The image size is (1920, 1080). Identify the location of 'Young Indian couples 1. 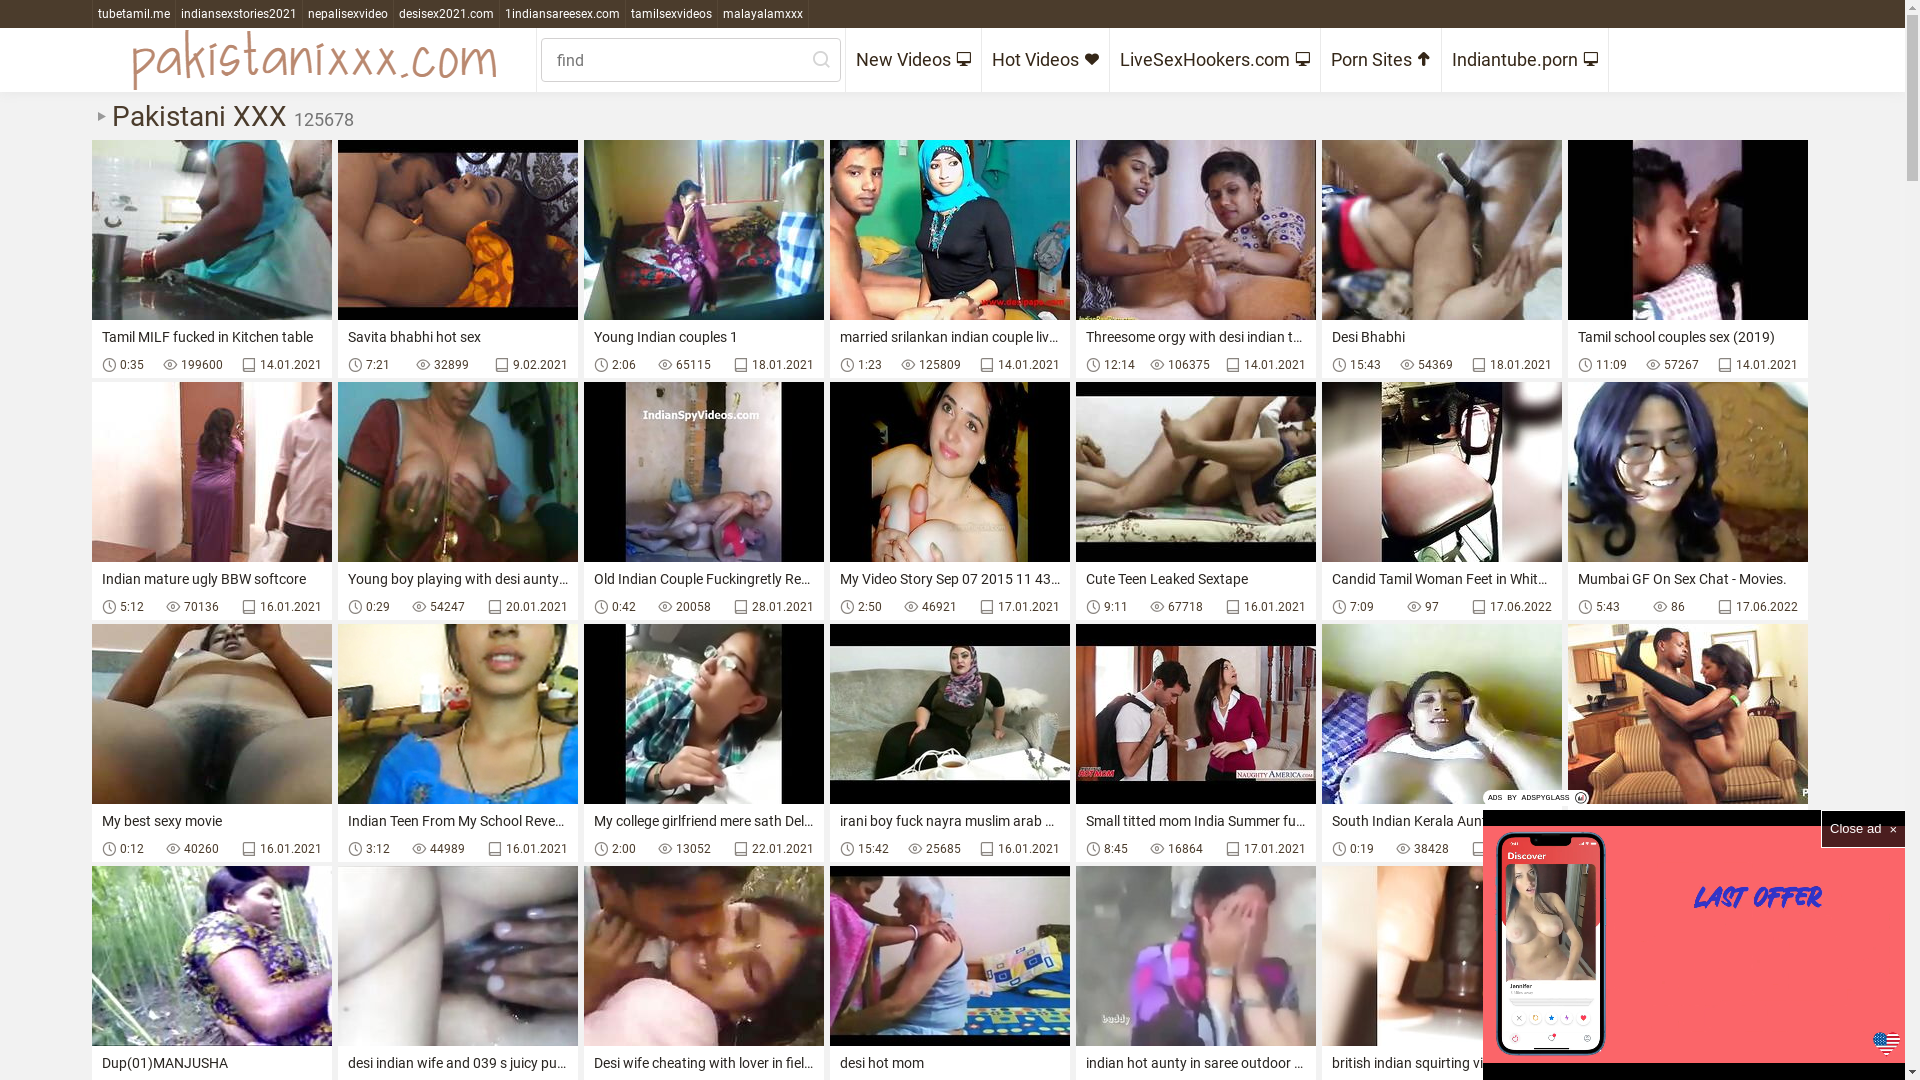
(704, 257).